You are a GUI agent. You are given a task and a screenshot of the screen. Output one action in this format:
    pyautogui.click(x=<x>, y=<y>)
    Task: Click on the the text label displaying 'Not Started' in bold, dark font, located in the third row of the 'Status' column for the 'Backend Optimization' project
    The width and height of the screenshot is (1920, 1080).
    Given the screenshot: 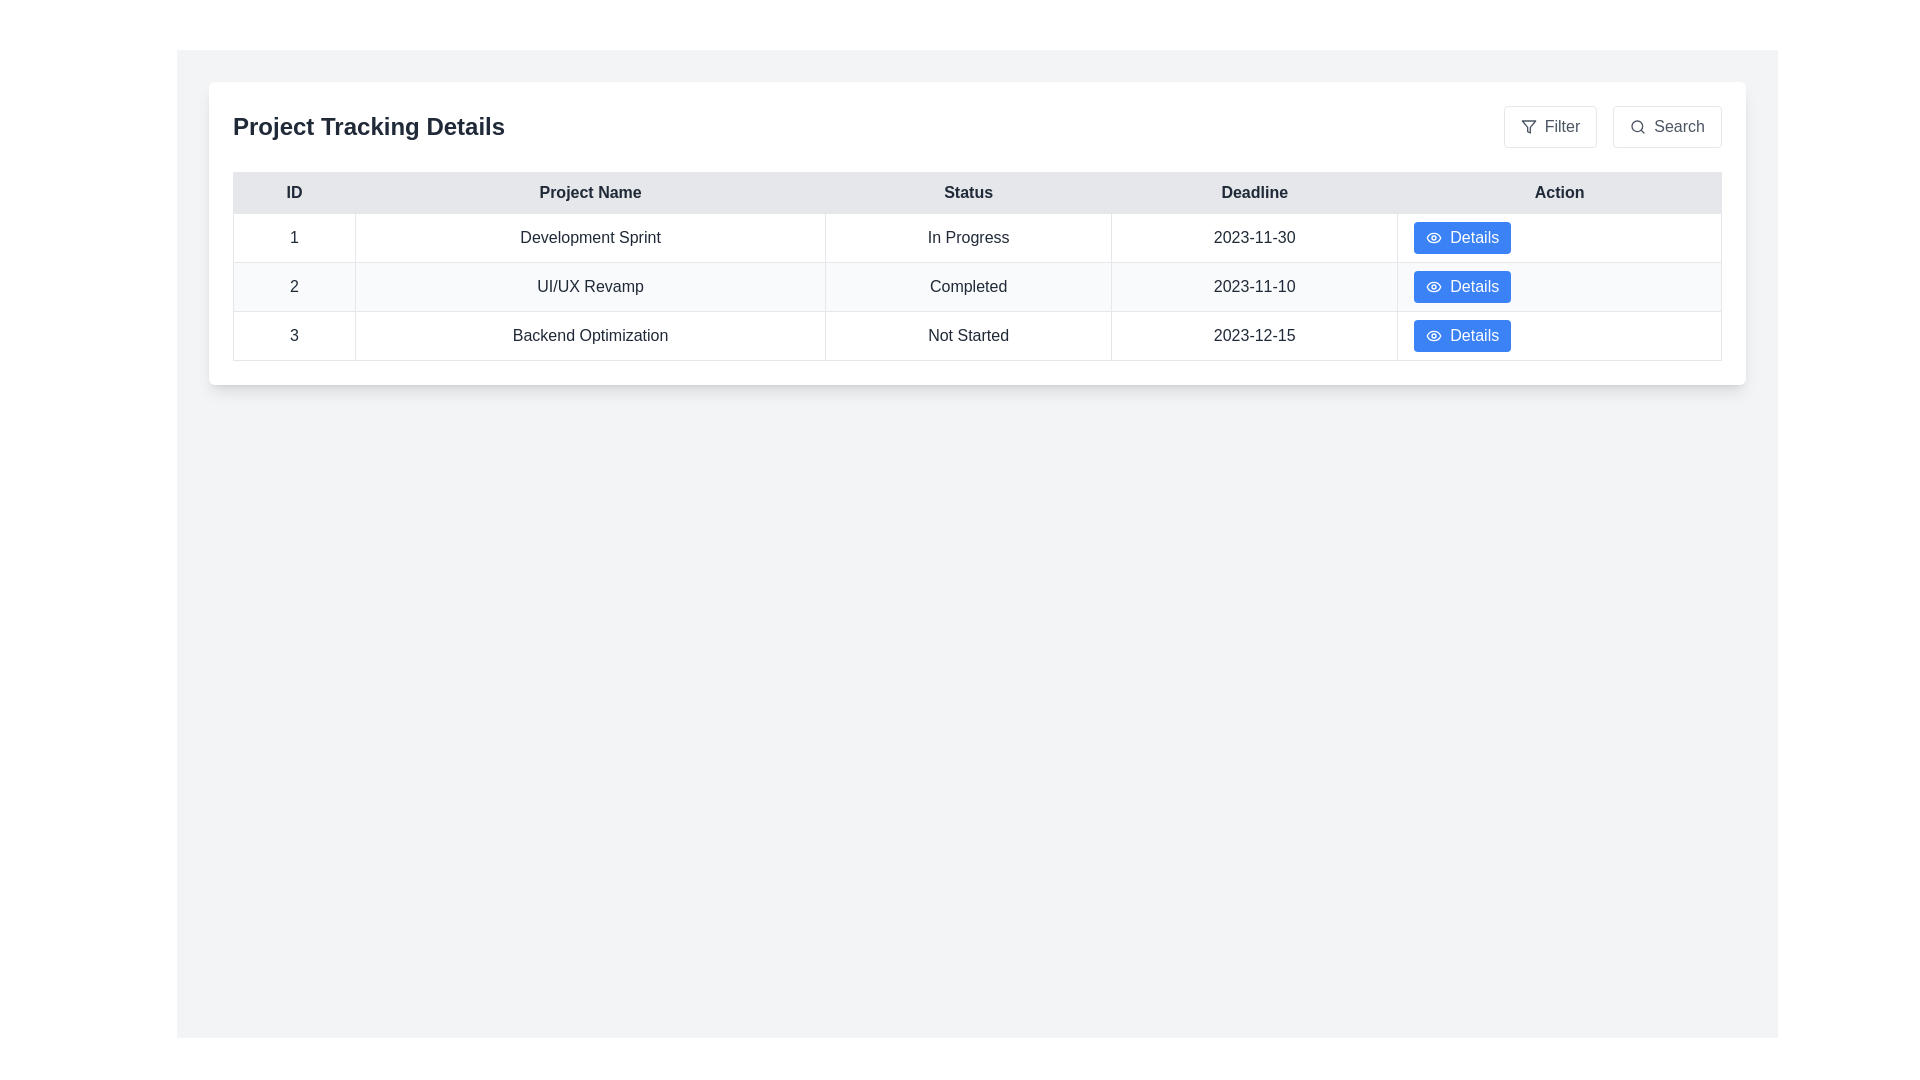 What is the action you would take?
    pyautogui.click(x=968, y=334)
    